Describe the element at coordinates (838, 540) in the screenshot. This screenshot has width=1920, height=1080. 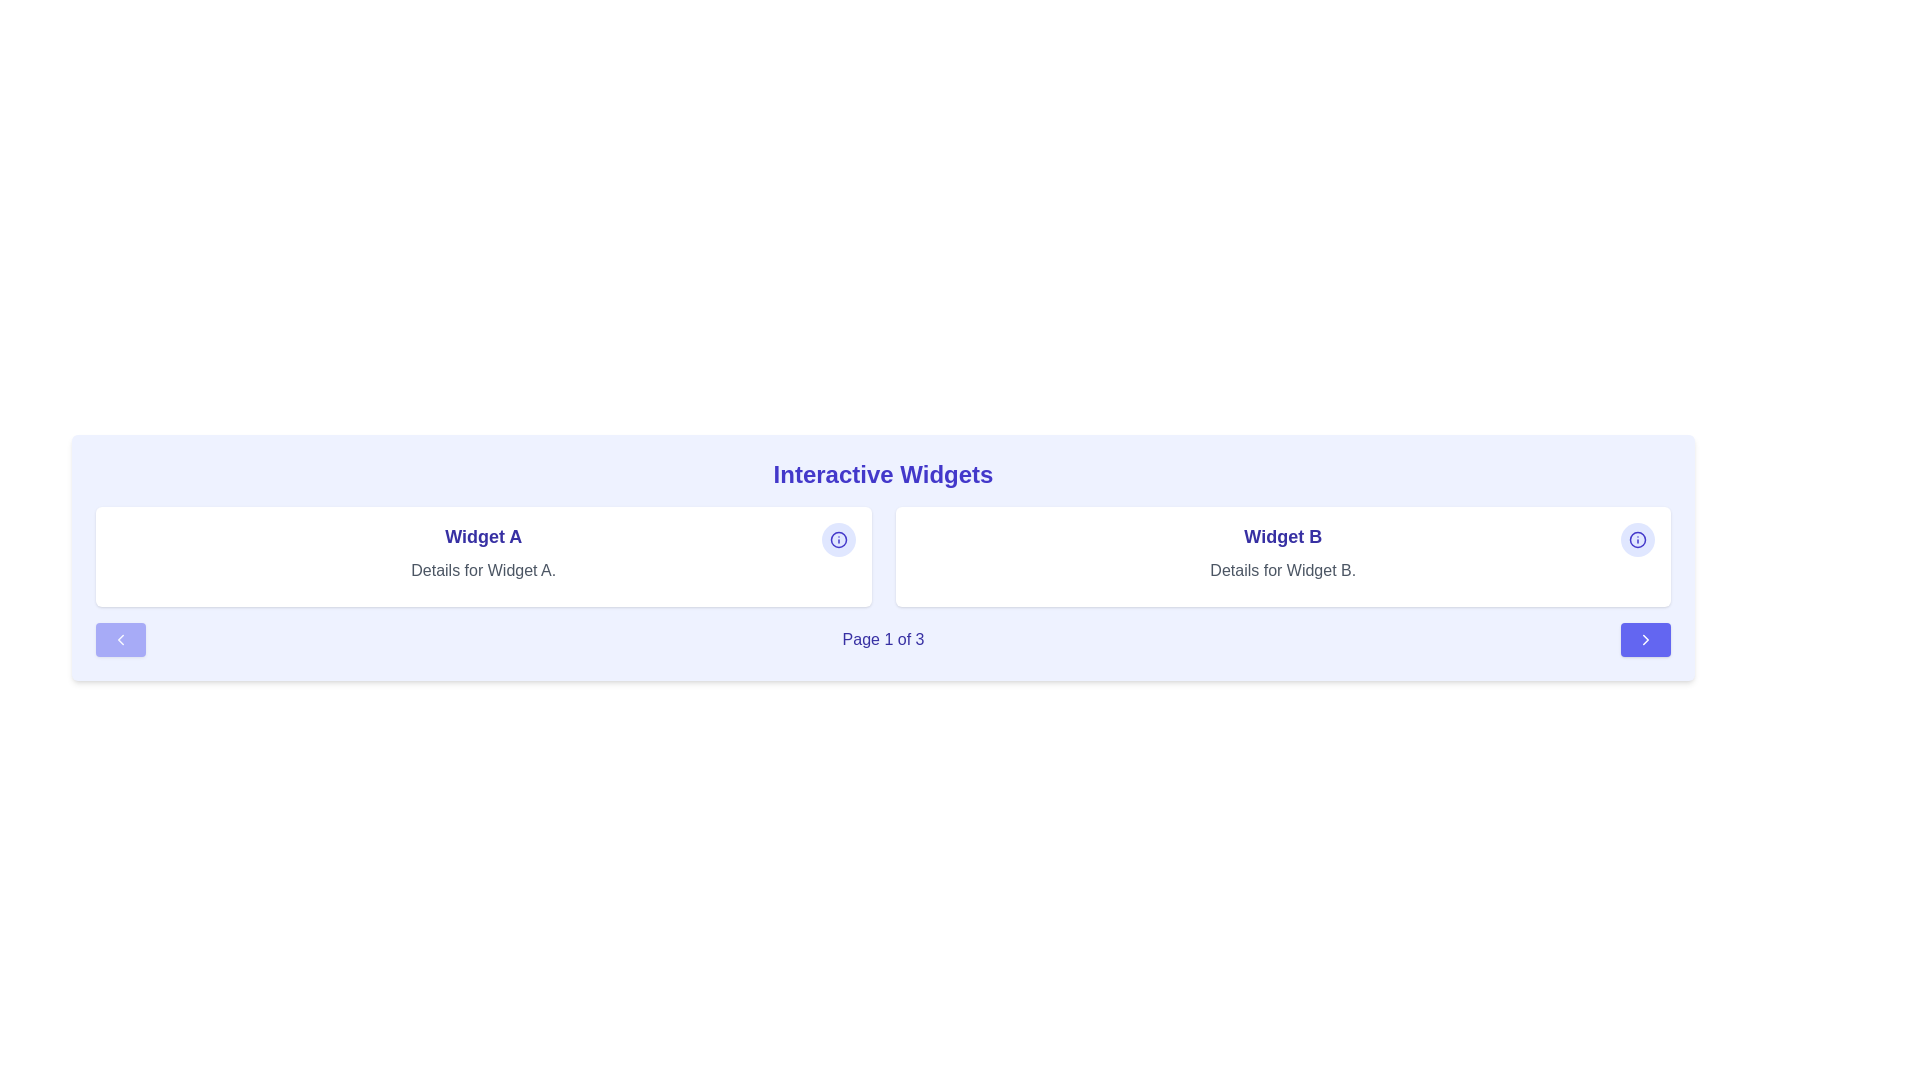
I see `the interactive informational button, which is a circular icon with a blue outline and an 'i' symbol, located in the top-right corner of 'Widget A'` at that location.